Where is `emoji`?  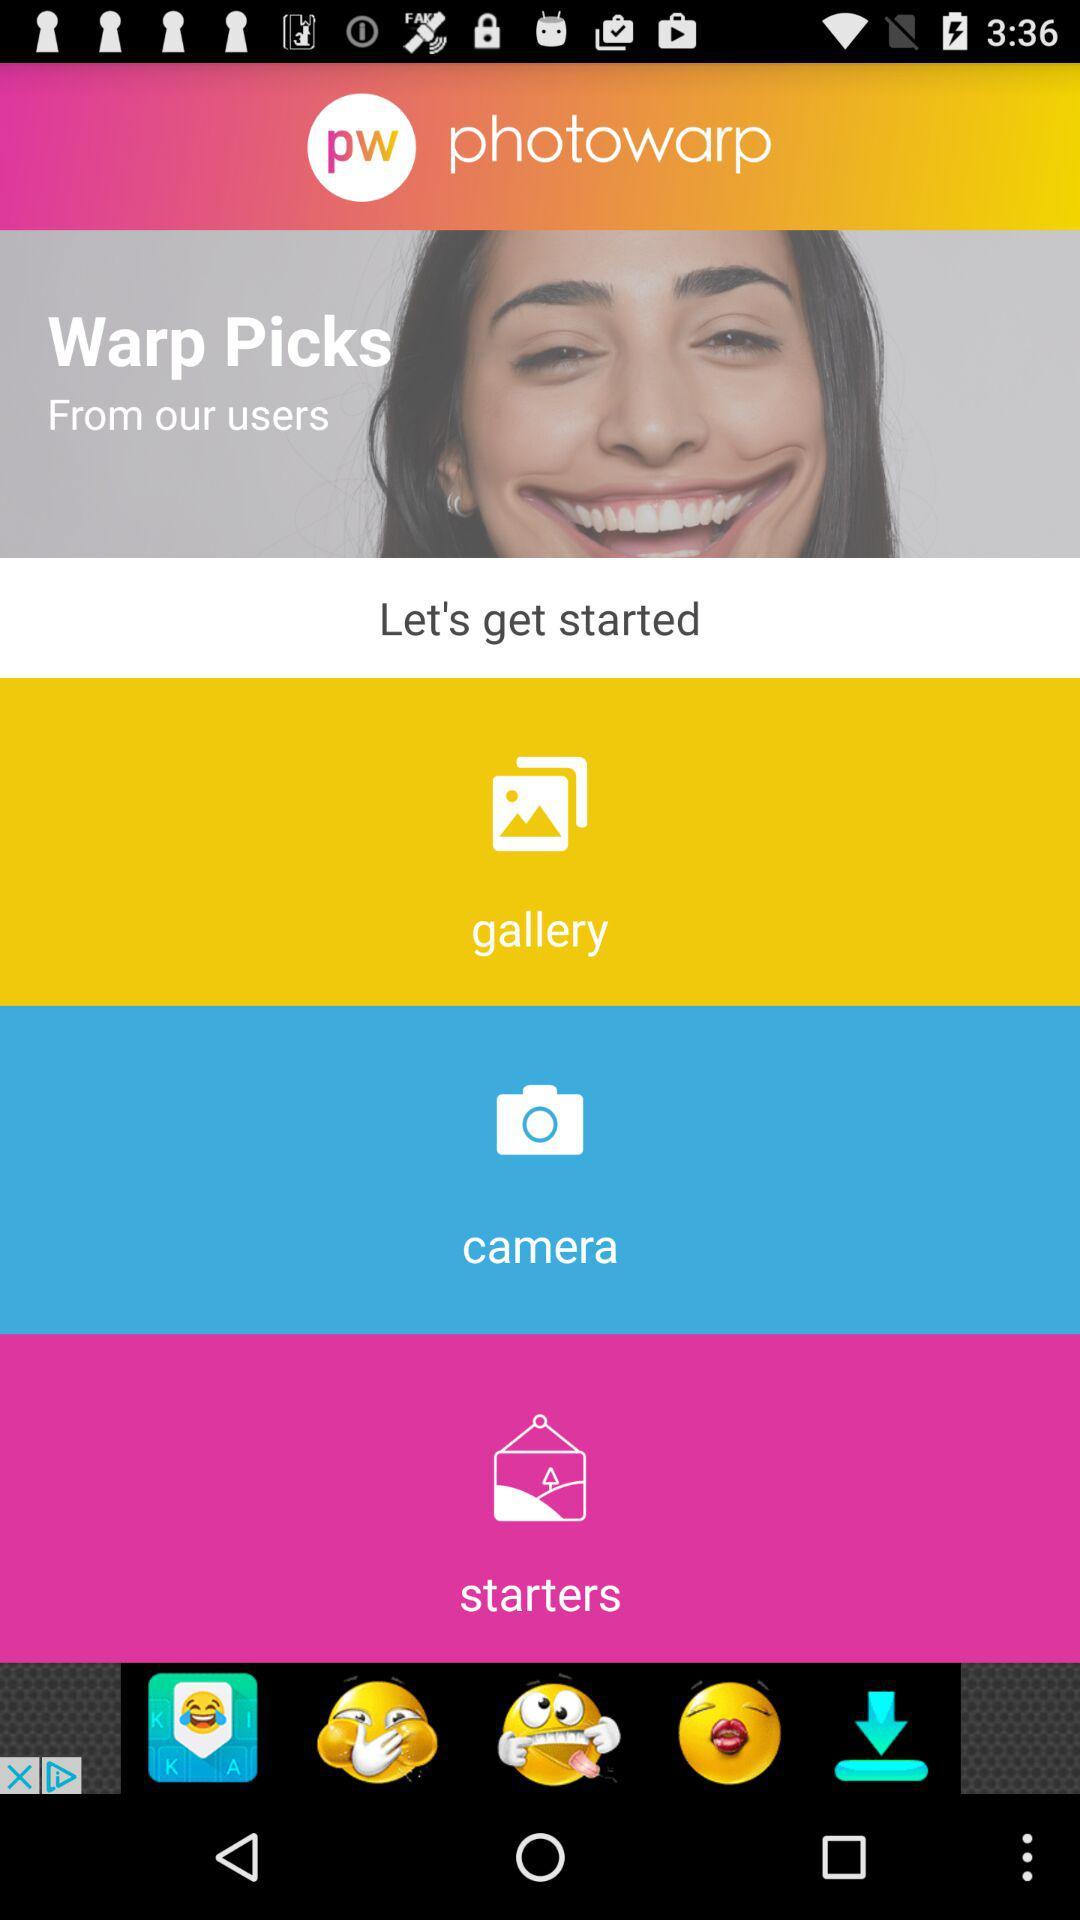 emoji is located at coordinates (540, 1727).